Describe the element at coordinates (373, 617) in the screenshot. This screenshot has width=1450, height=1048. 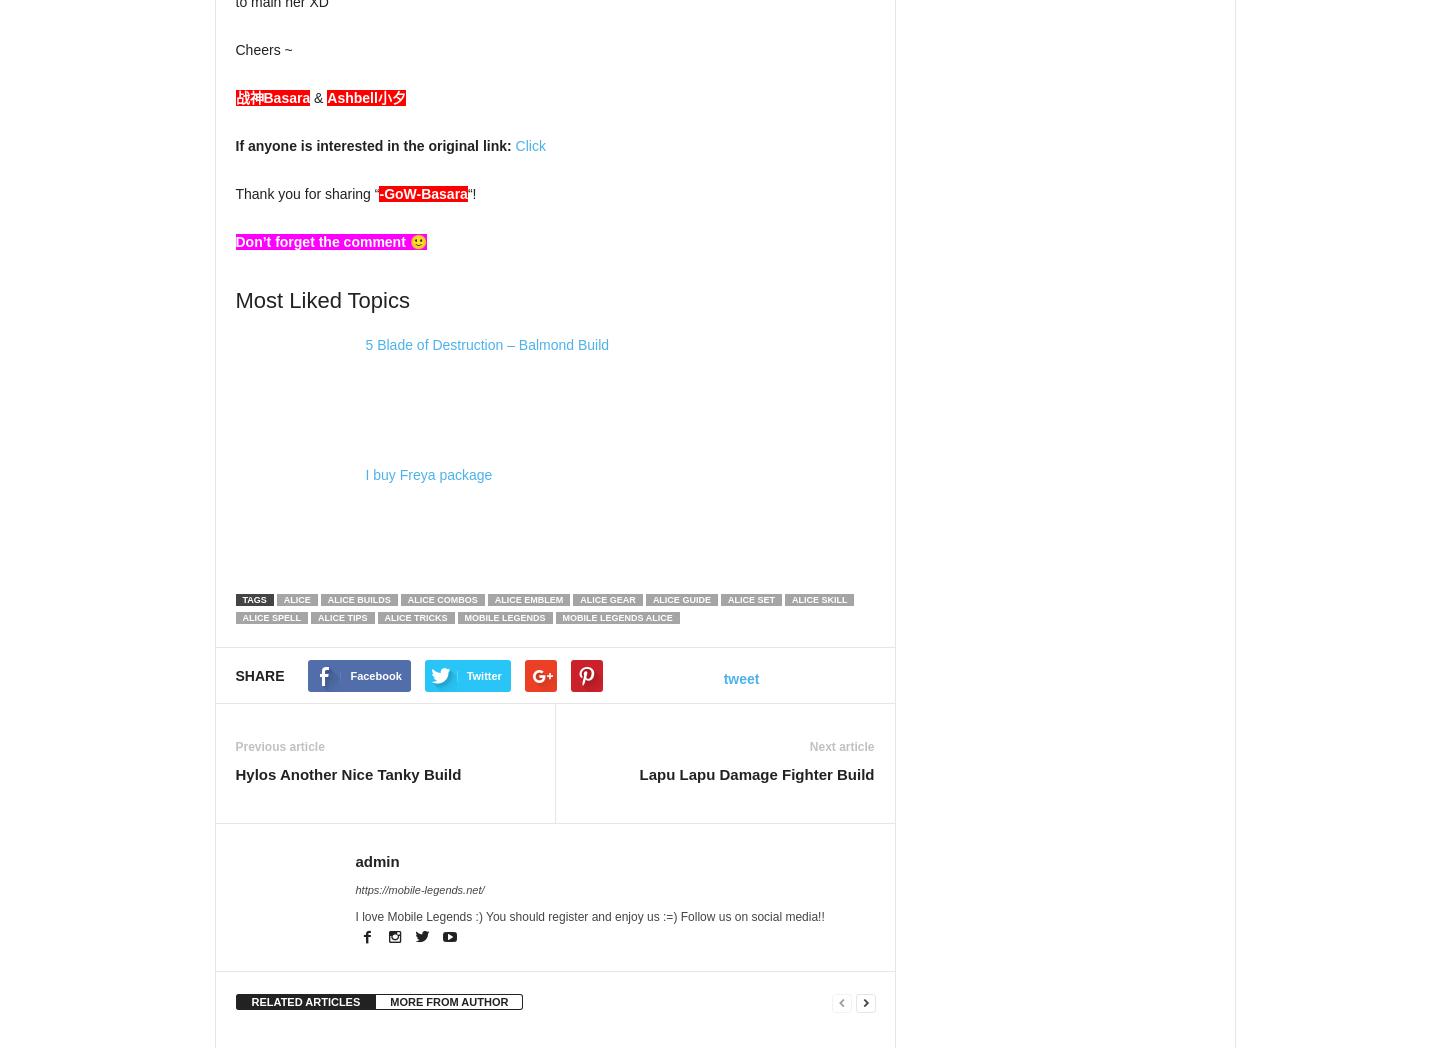
I see `'Alice Tricks'` at that location.